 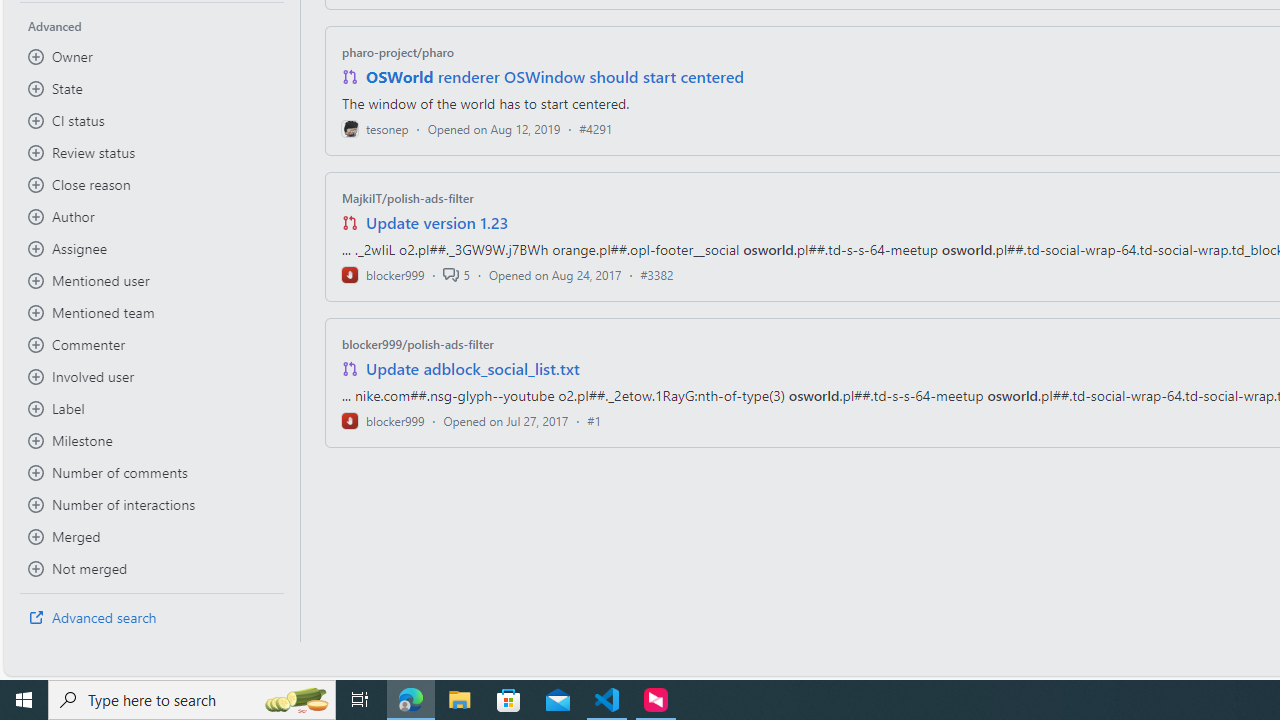 What do you see at coordinates (375, 128) in the screenshot?
I see `'tesonep'` at bounding box center [375, 128].